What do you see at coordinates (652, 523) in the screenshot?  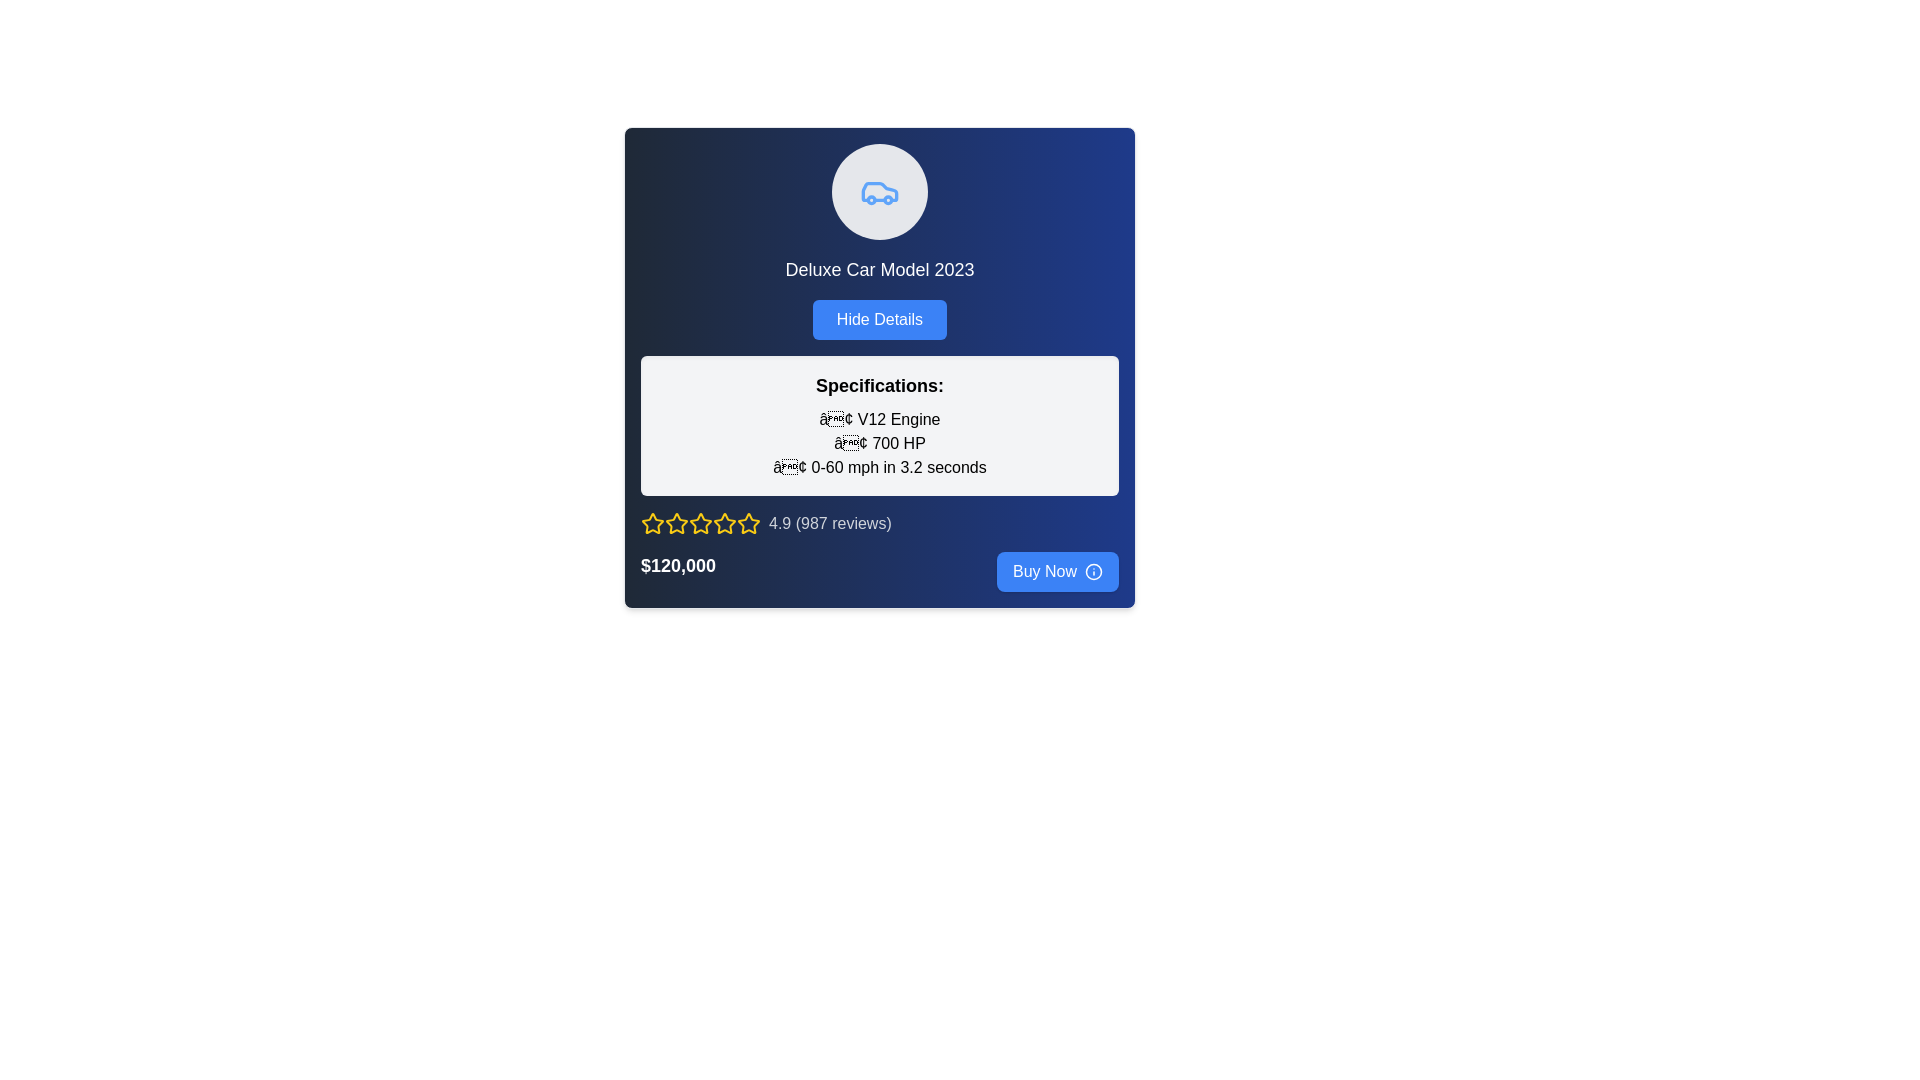 I see `the first star icon in the rating system located at the bottom-left section of the card interface` at bounding box center [652, 523].